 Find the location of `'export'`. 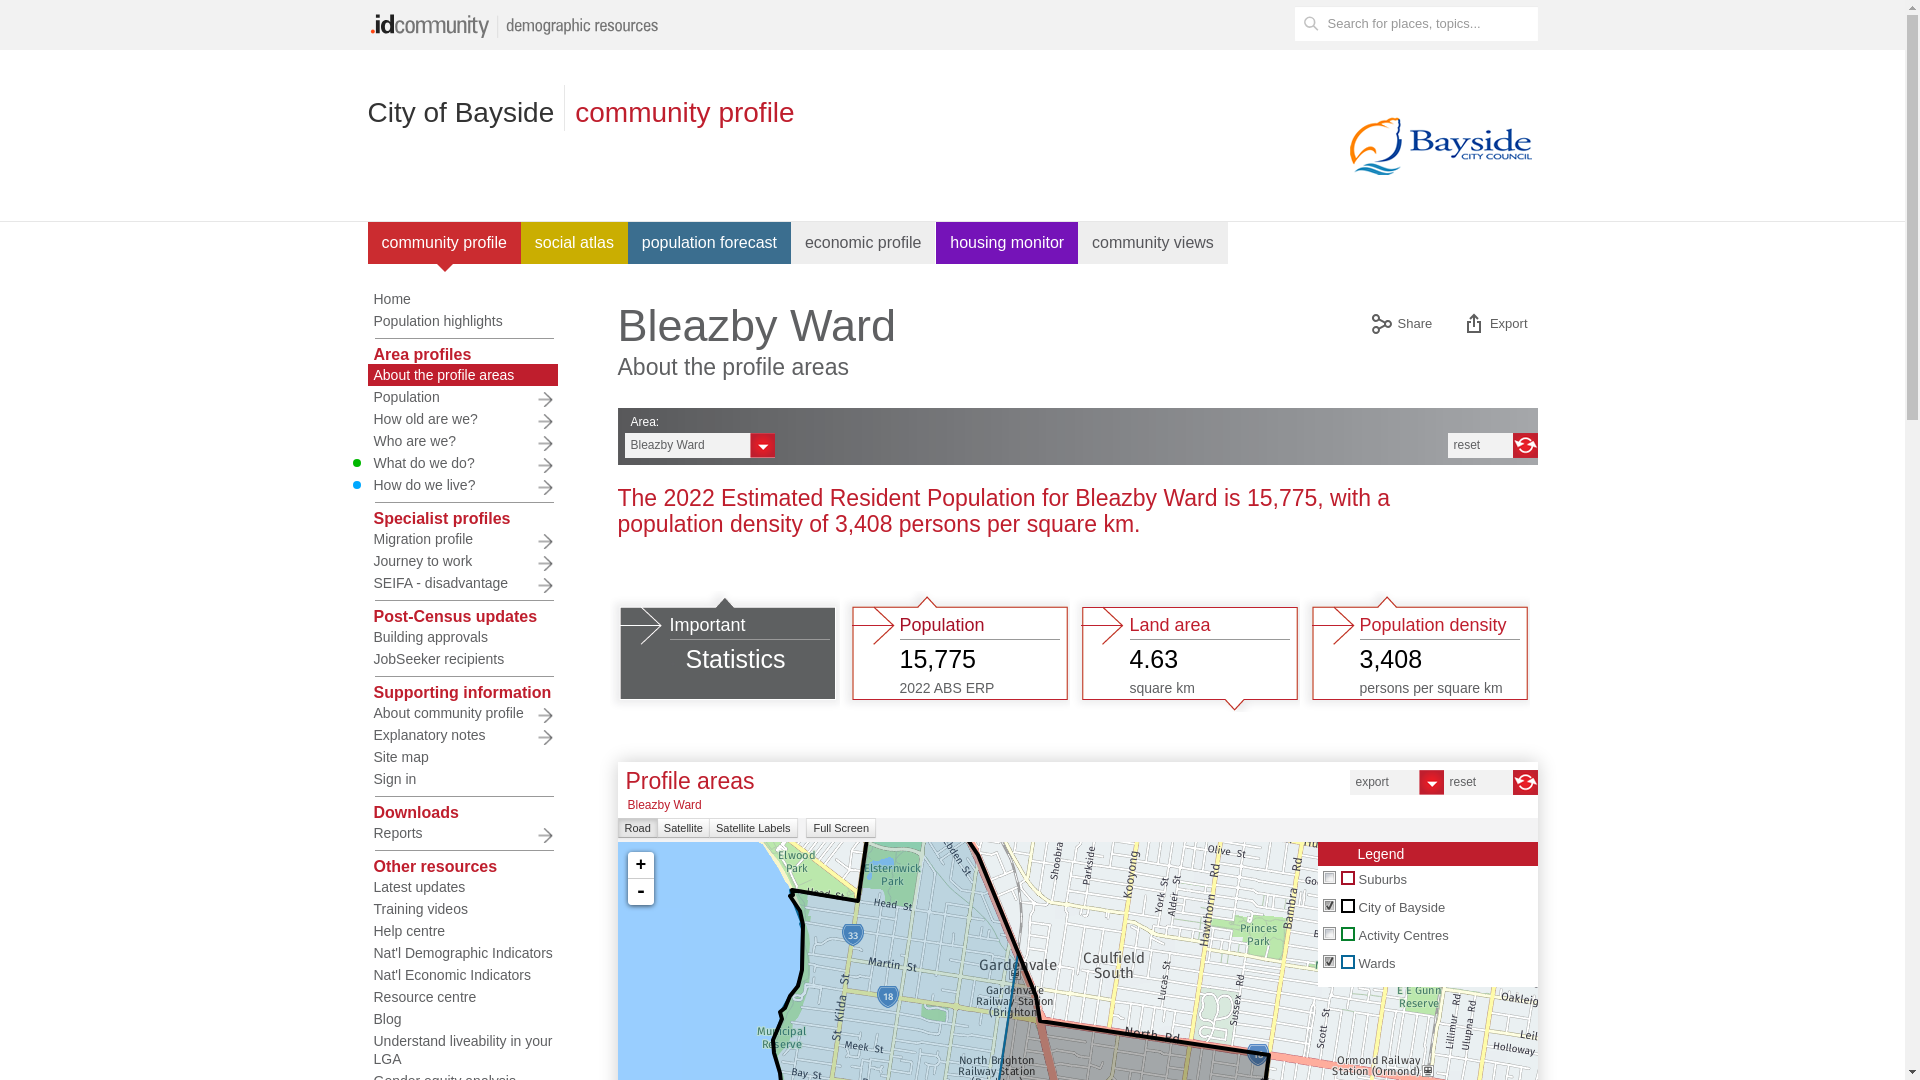

'export' is located at coordinates (1349, 781).